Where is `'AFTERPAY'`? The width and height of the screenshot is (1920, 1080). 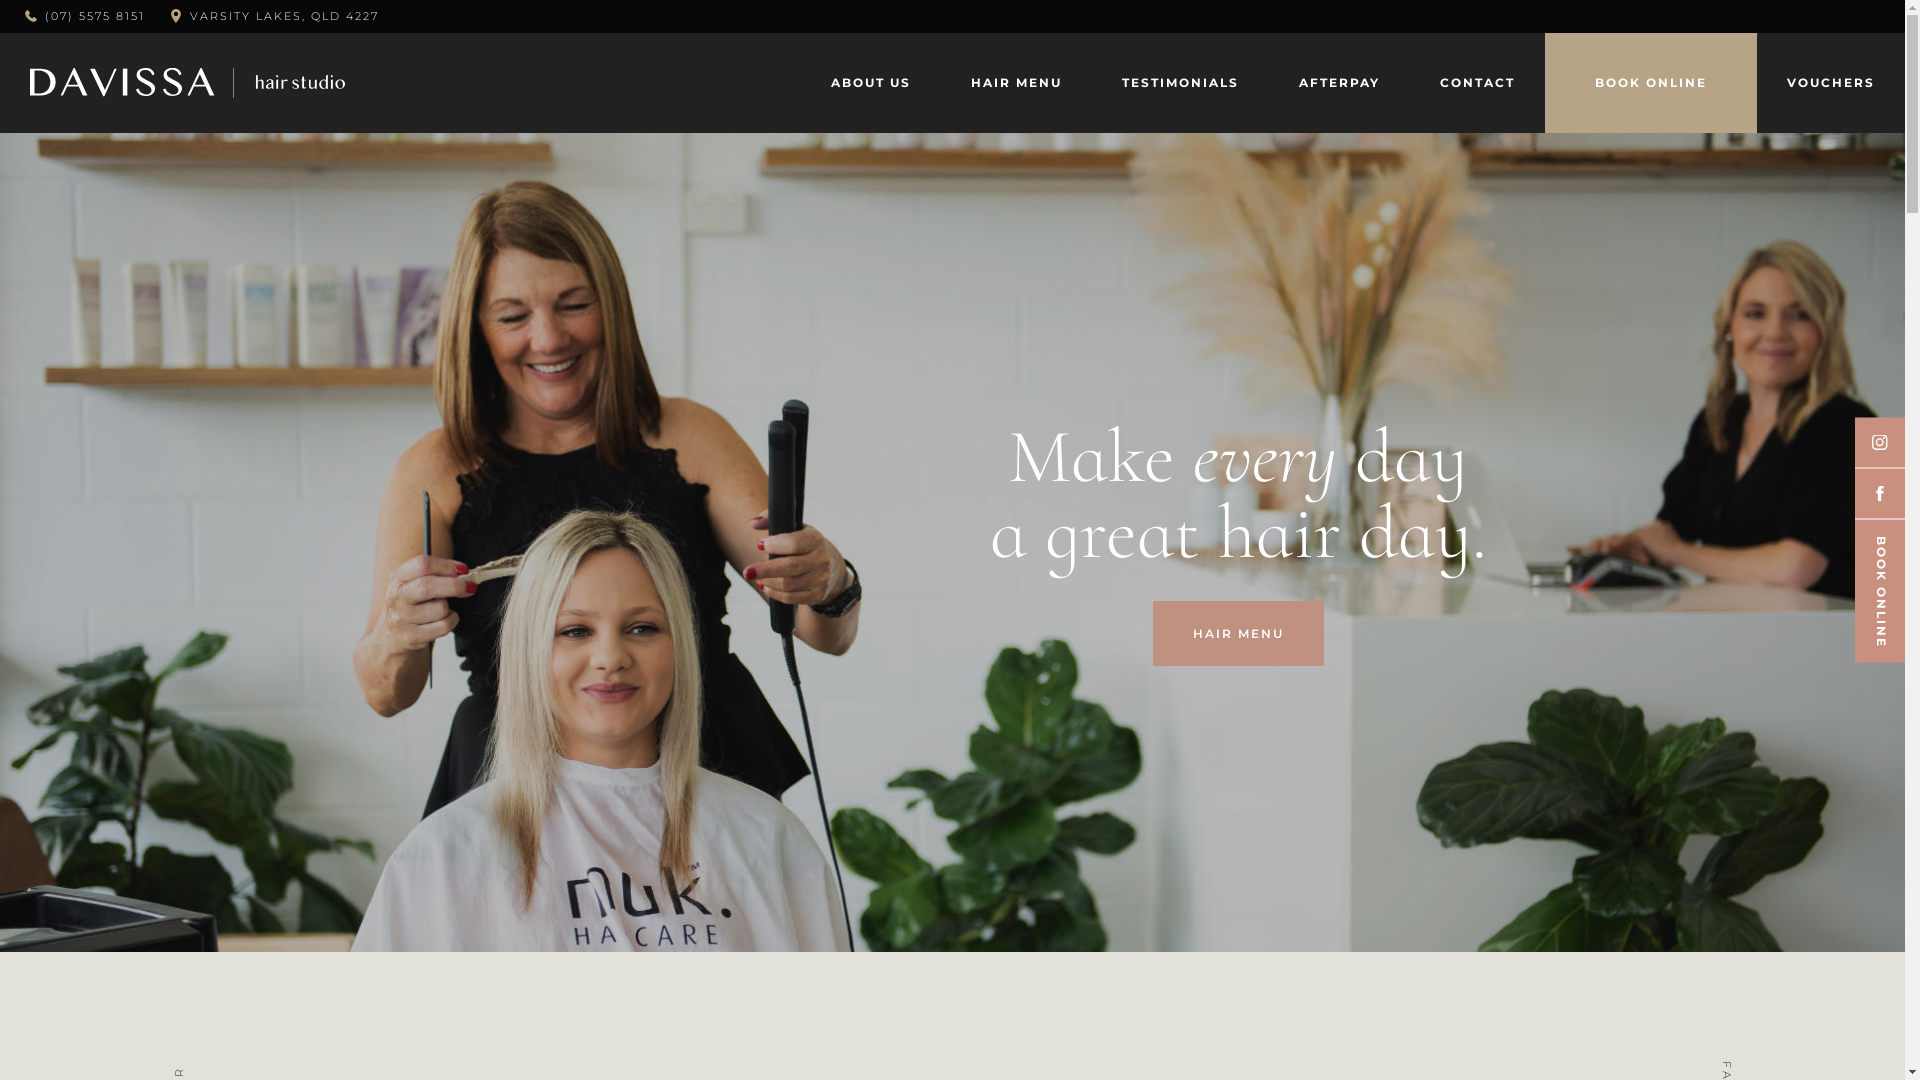 'AFTERPAY' is located at coordinates (1339, 82).